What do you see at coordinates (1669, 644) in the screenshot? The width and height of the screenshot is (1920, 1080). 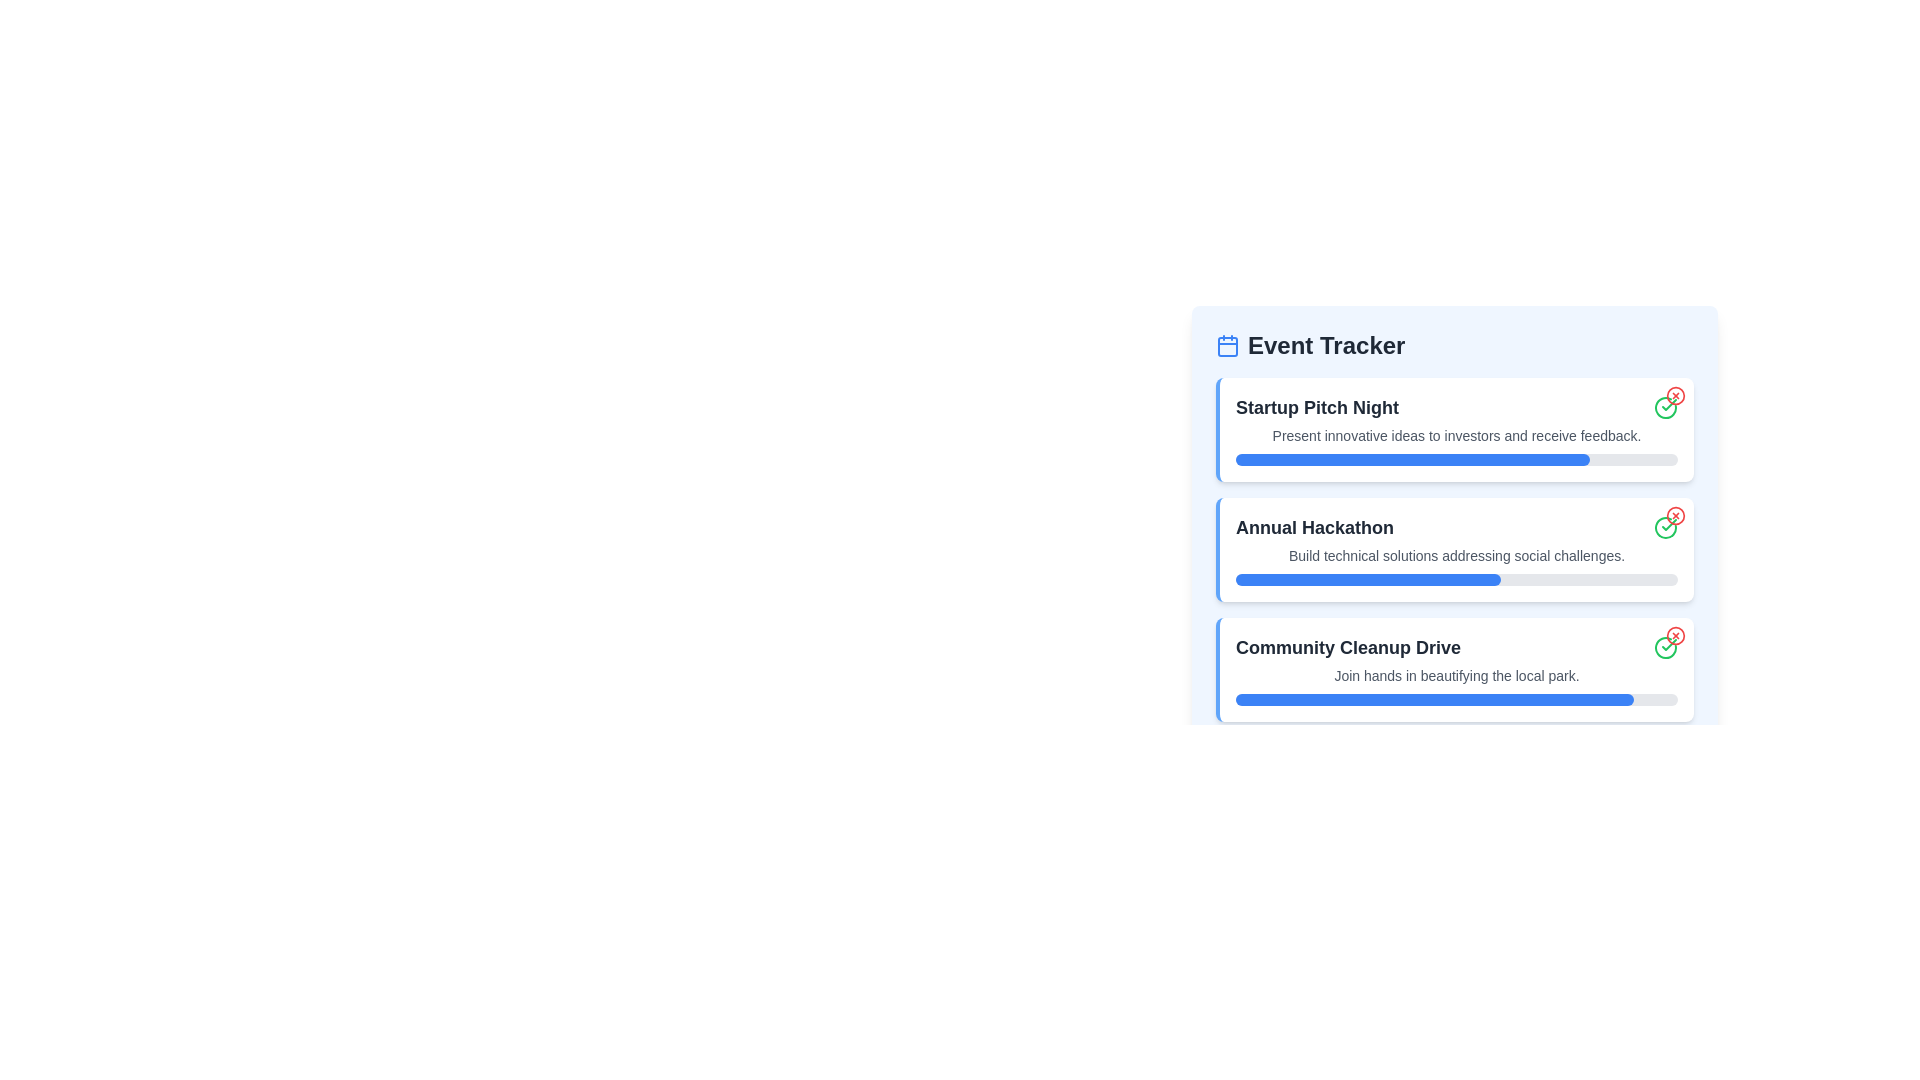 I see `the checkmark icon located at the bottom-right corner of the 'Community Cleanup Drive' card, which is styled with a smooth, minimalistic design` at bounding box center [1669, 644].